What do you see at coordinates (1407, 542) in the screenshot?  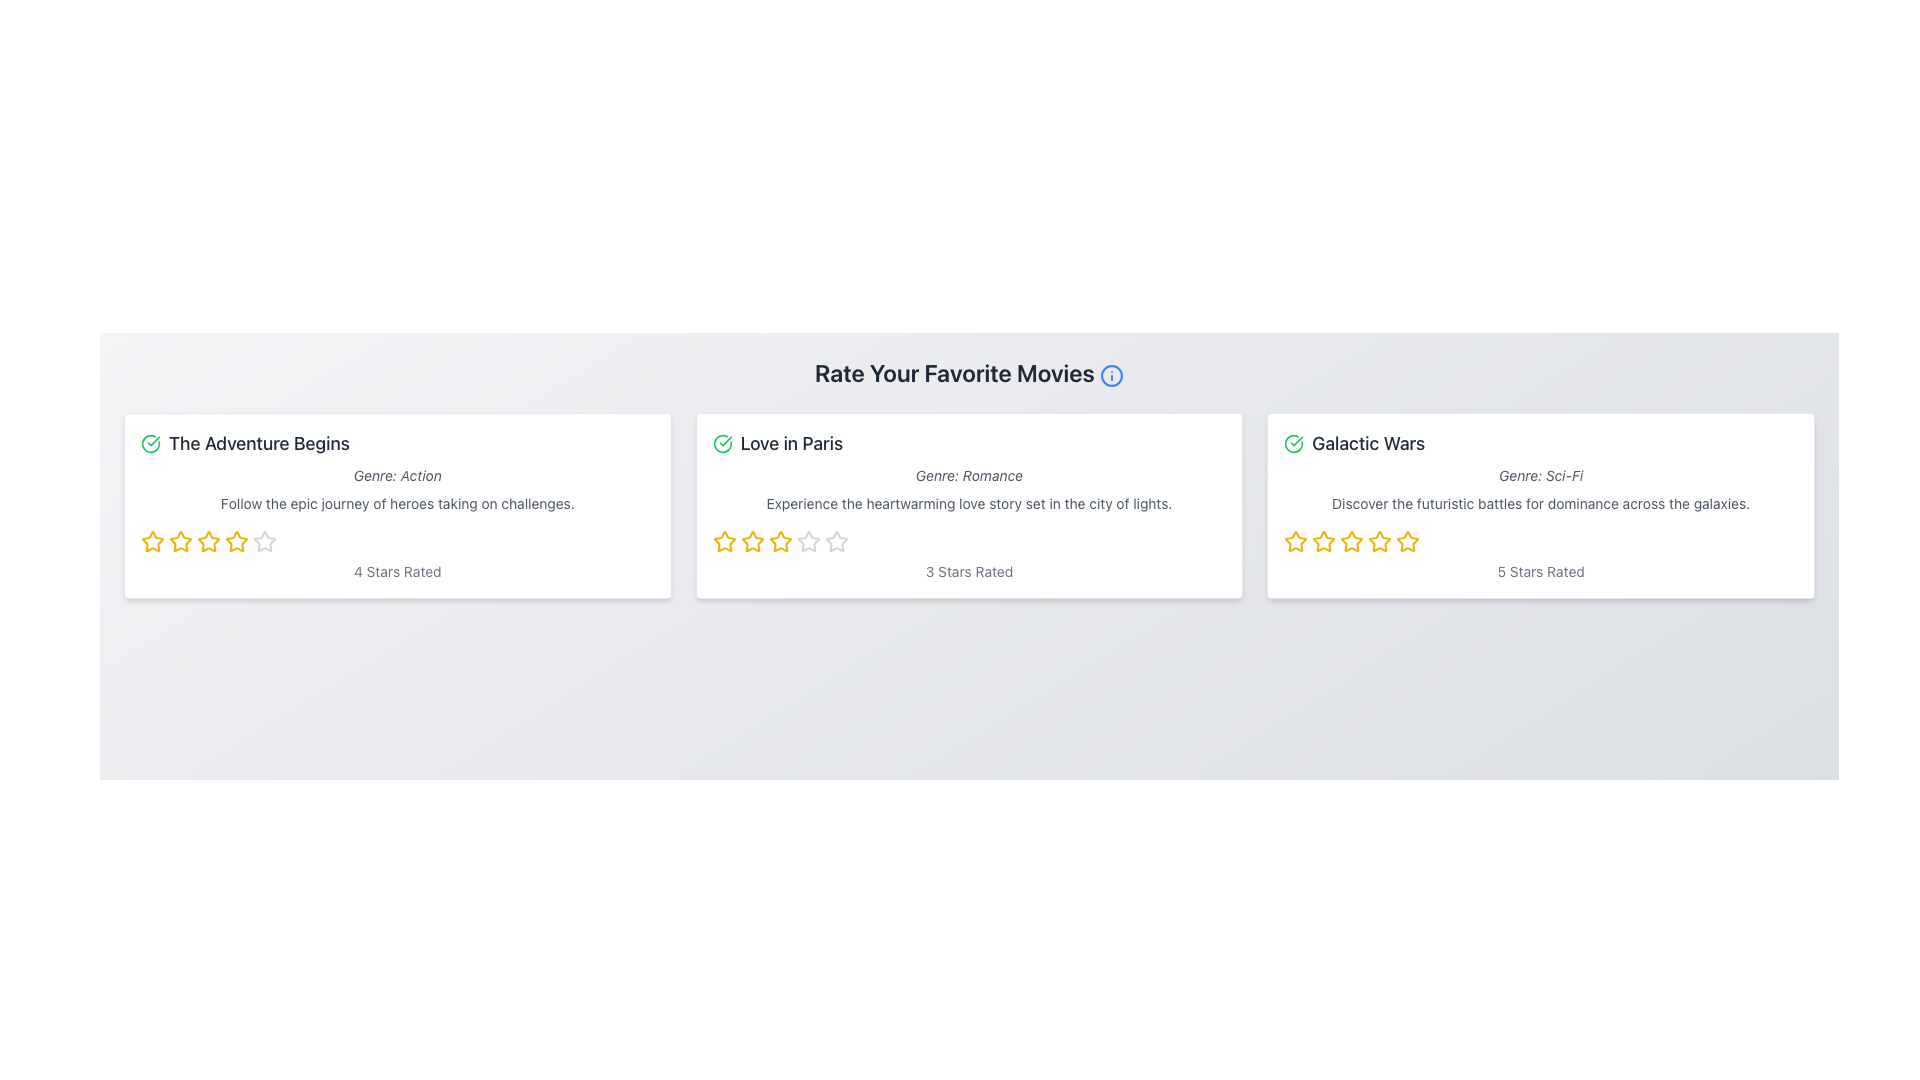 I see `the fifth rating star icon for the 'Galactic Wars' movie to interact with it` at bounding box center [1407, 542].